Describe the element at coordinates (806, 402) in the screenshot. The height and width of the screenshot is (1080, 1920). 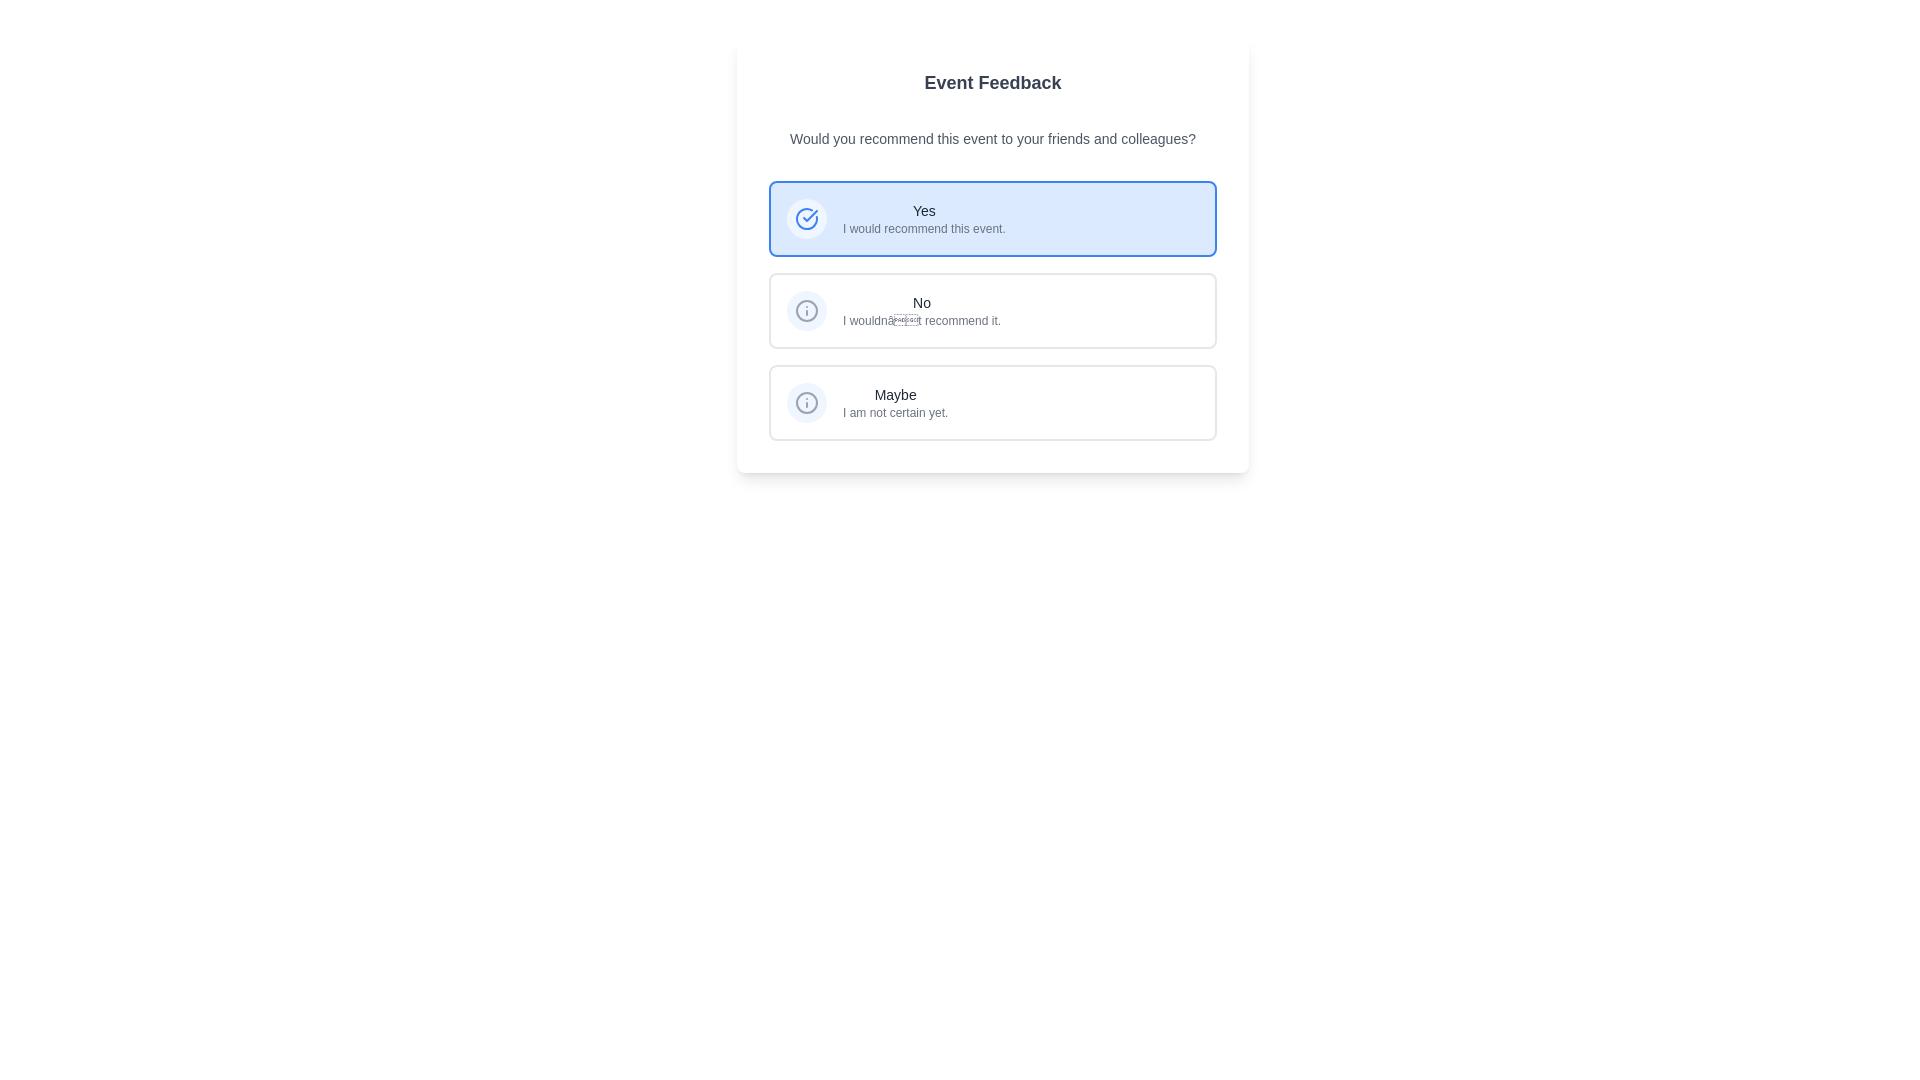
I see `the information icon located on the left side of the 'No' button in the vertical stack of options ('Yes', 'No', 'Maybe')` at that location.